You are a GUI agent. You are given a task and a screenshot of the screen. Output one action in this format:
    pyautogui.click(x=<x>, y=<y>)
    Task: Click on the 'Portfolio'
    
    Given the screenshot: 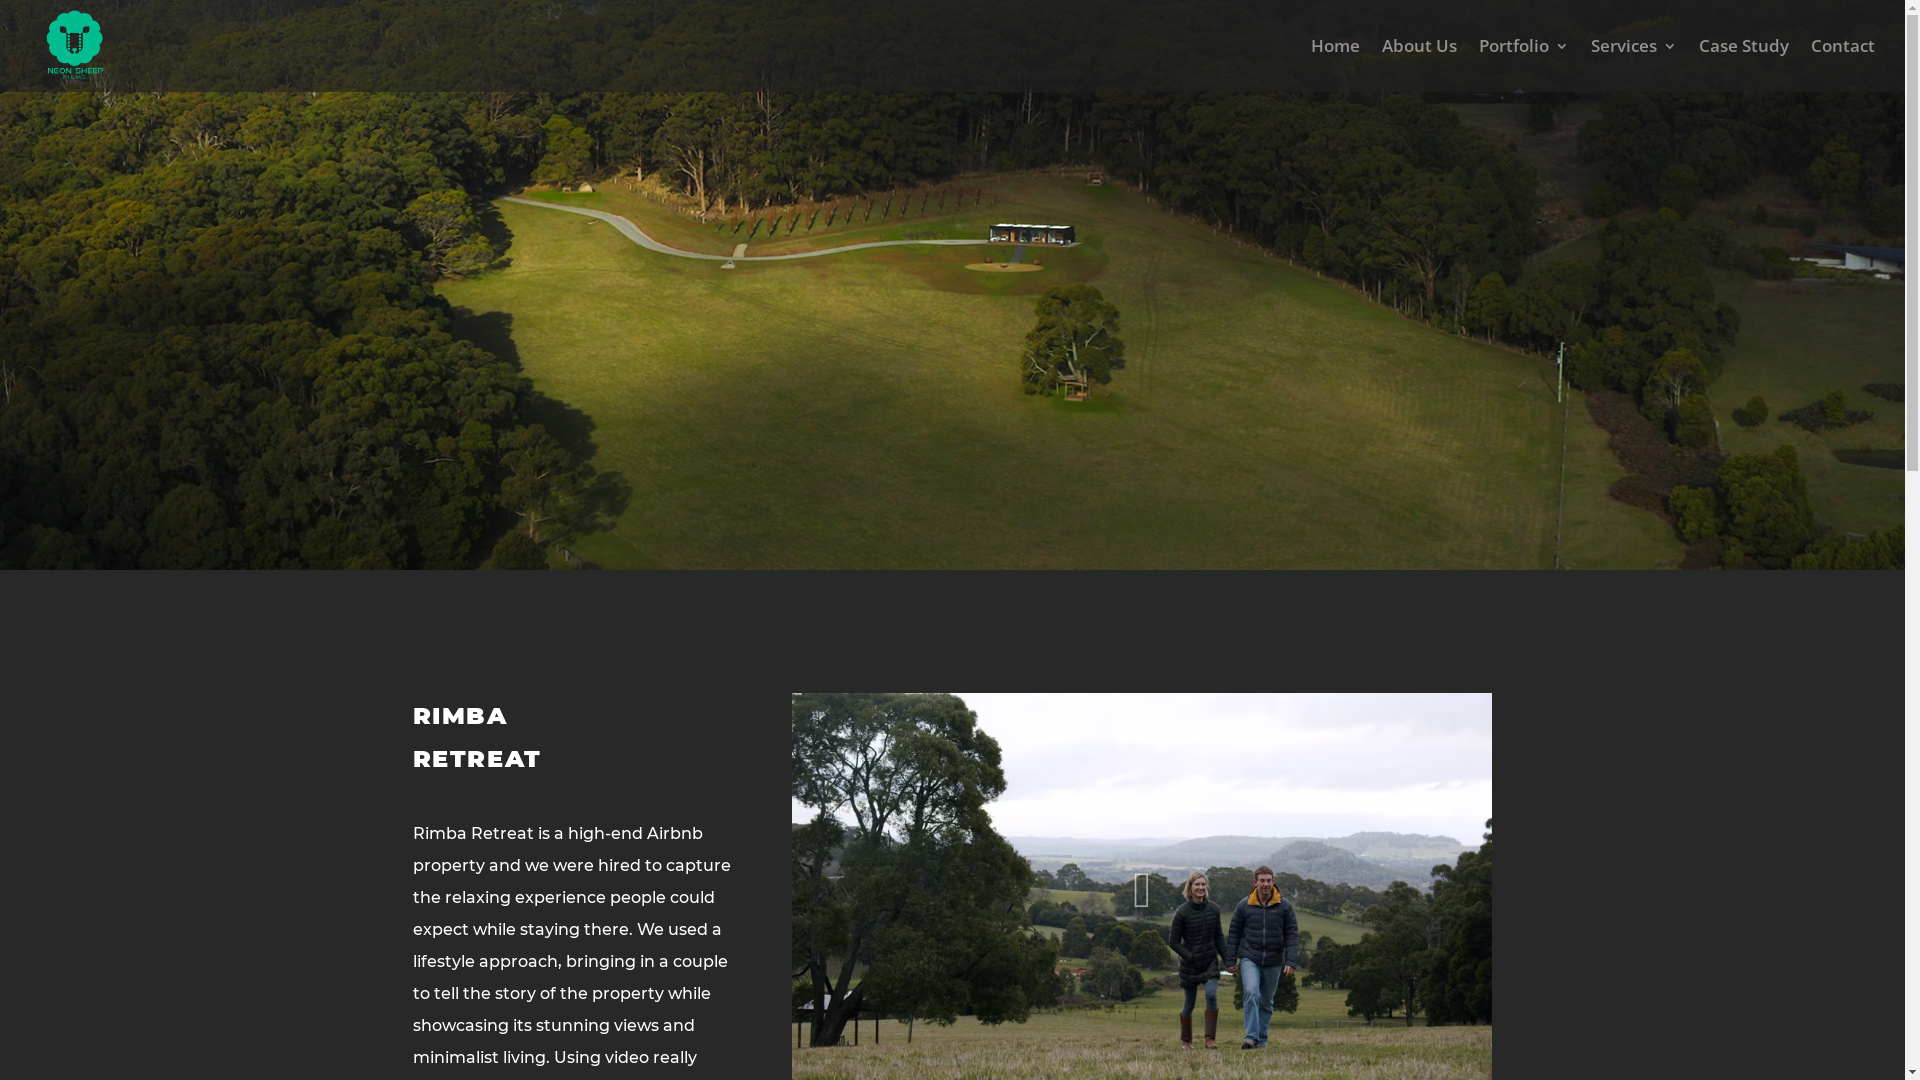 What is the action you would take?
    pyautogui.click(x=1522, y=64)
    